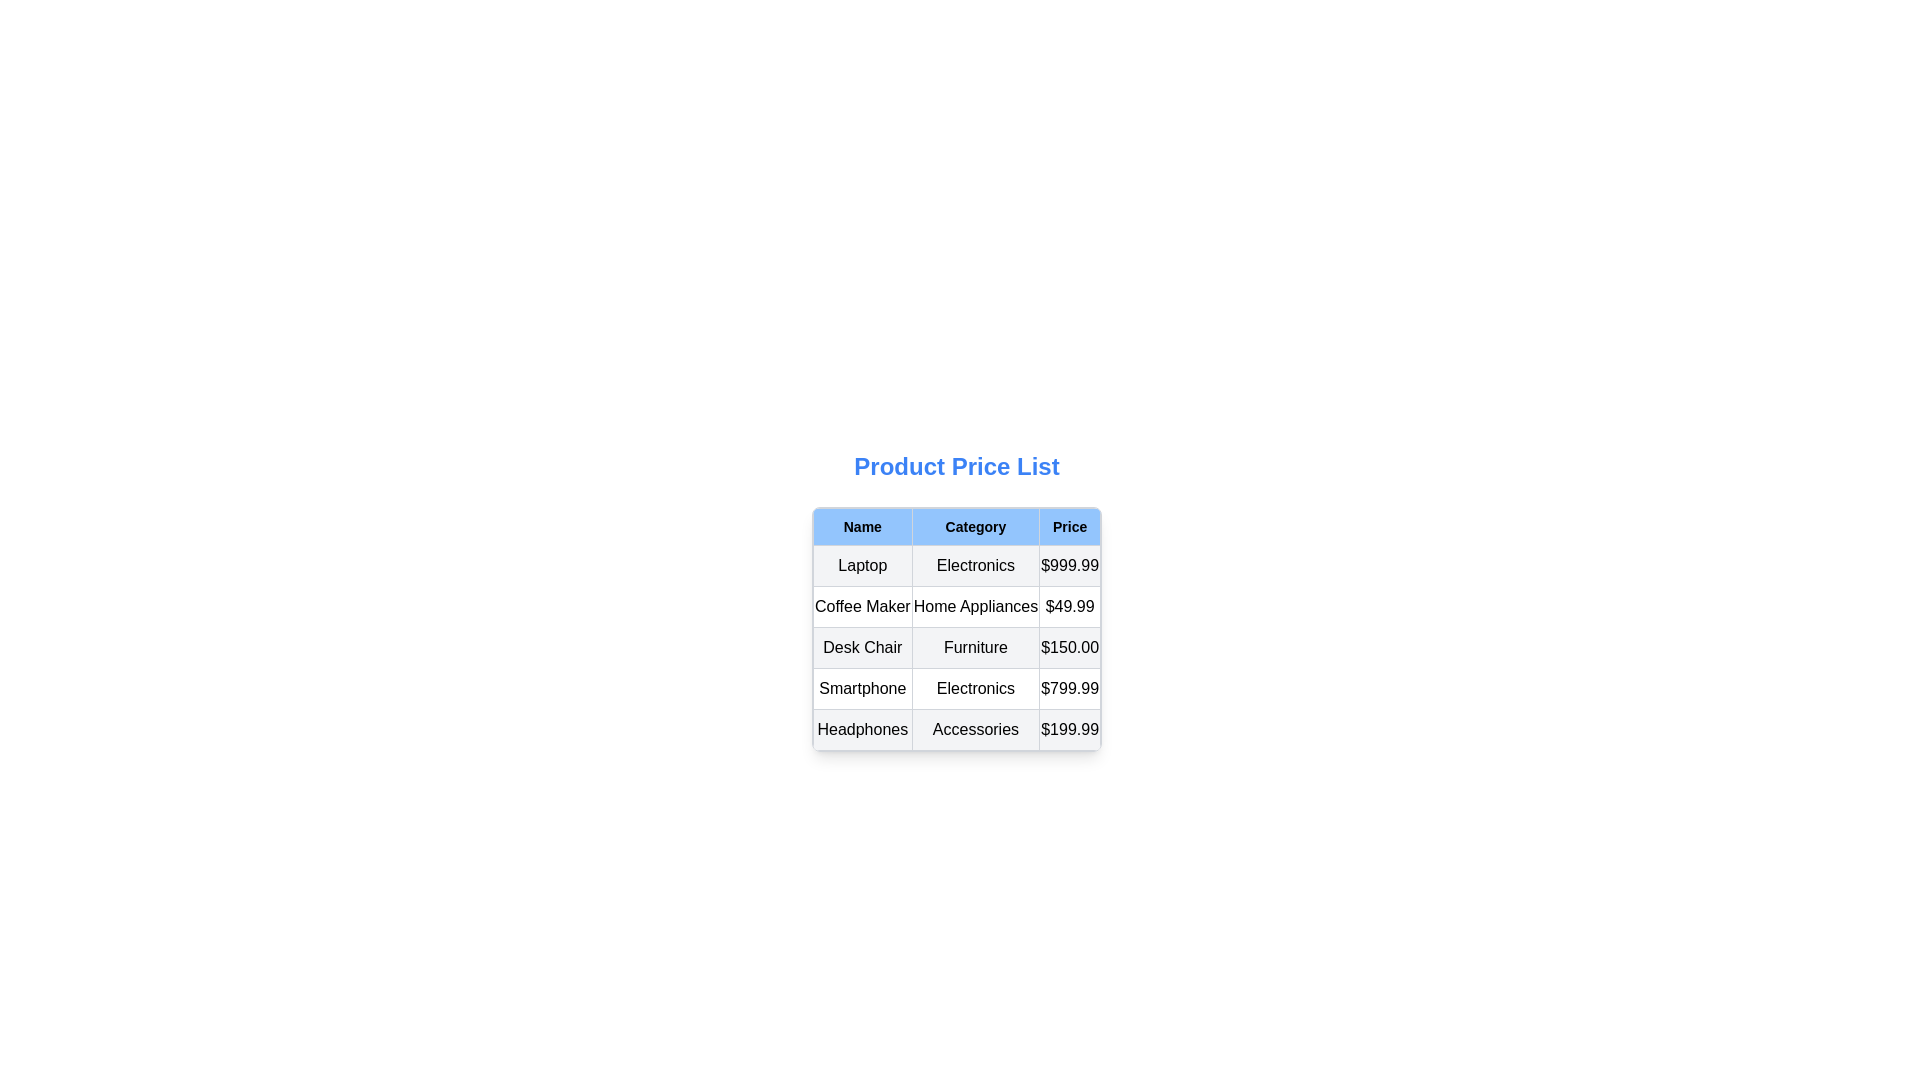  What do you see at coordinates (975, 648) in the screenshot?
I see `the text label displaying 'Furniture' which is a bold label on a light gray background in the 'Category' column of the product price list table` at bounding box center [975, 648].